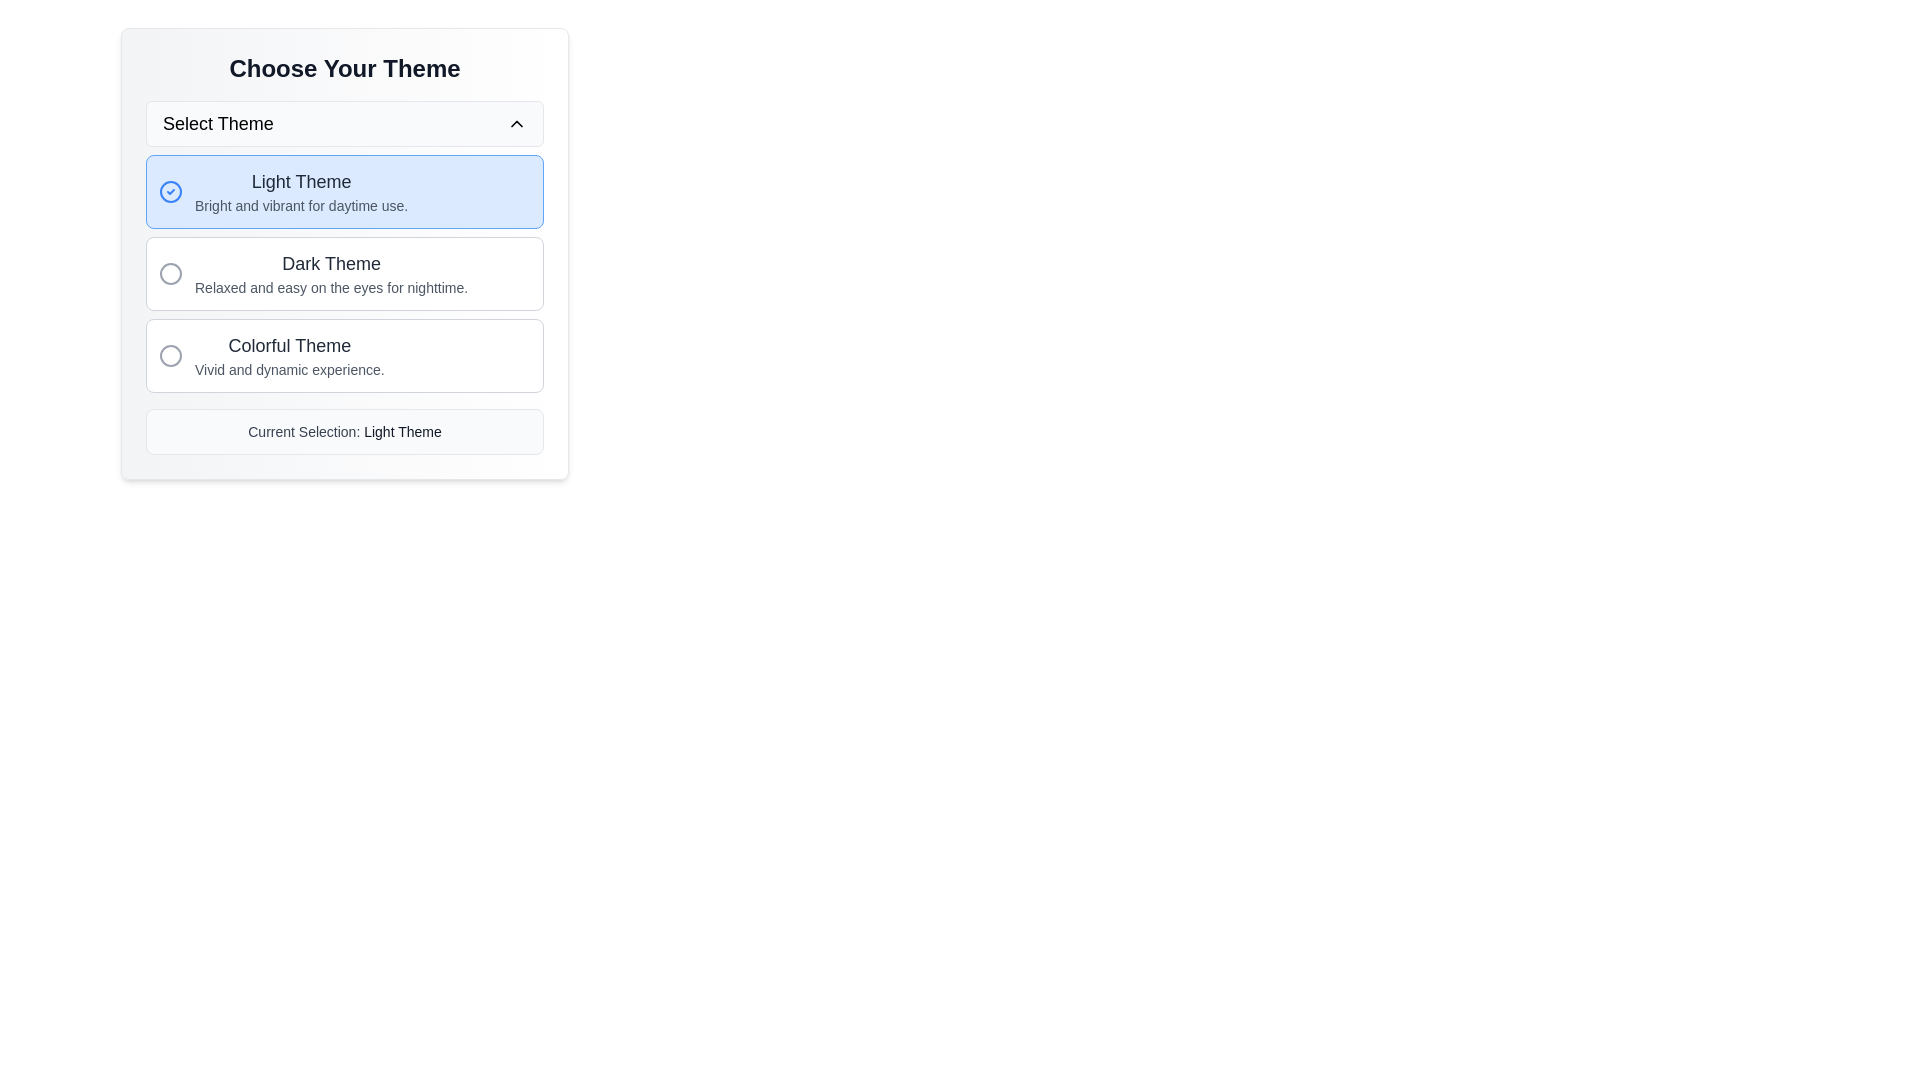 The image size is (1920, 1080). I want to click on the descriptive text block about the 'Dark Theme' option, so click(331, 273).